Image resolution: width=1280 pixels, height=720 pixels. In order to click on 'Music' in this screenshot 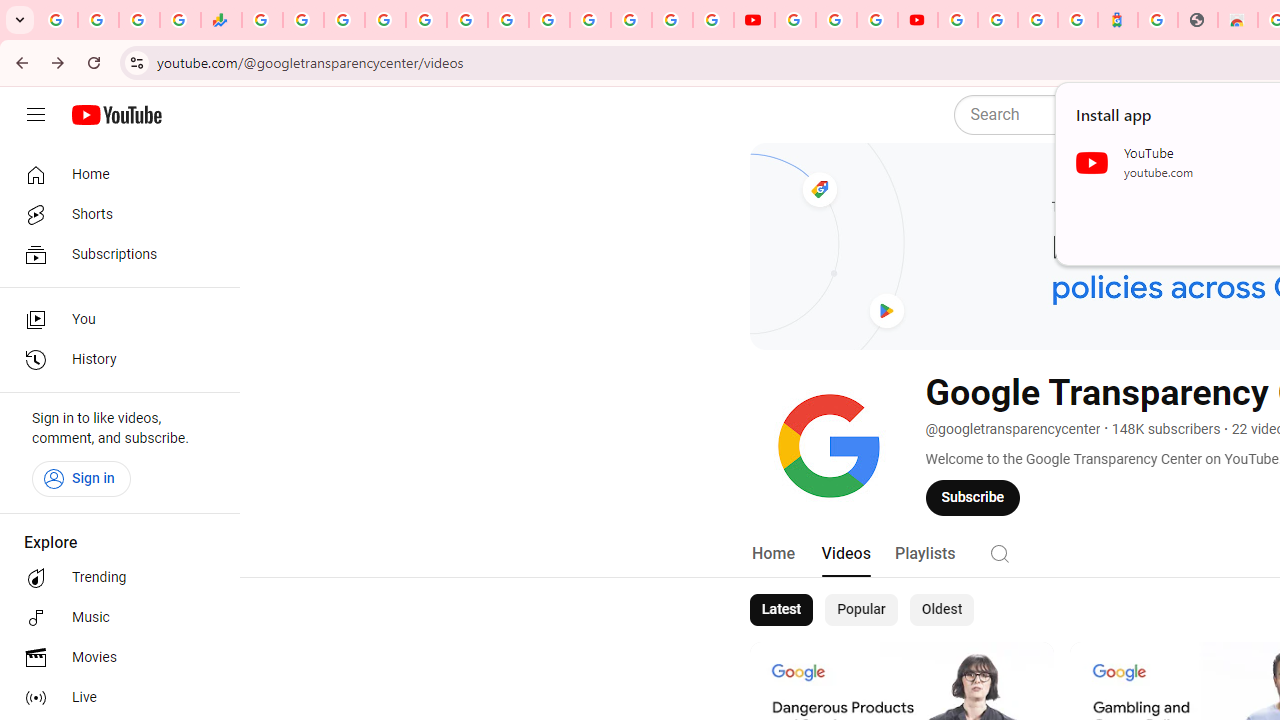, I will do `click(112, 617)`.